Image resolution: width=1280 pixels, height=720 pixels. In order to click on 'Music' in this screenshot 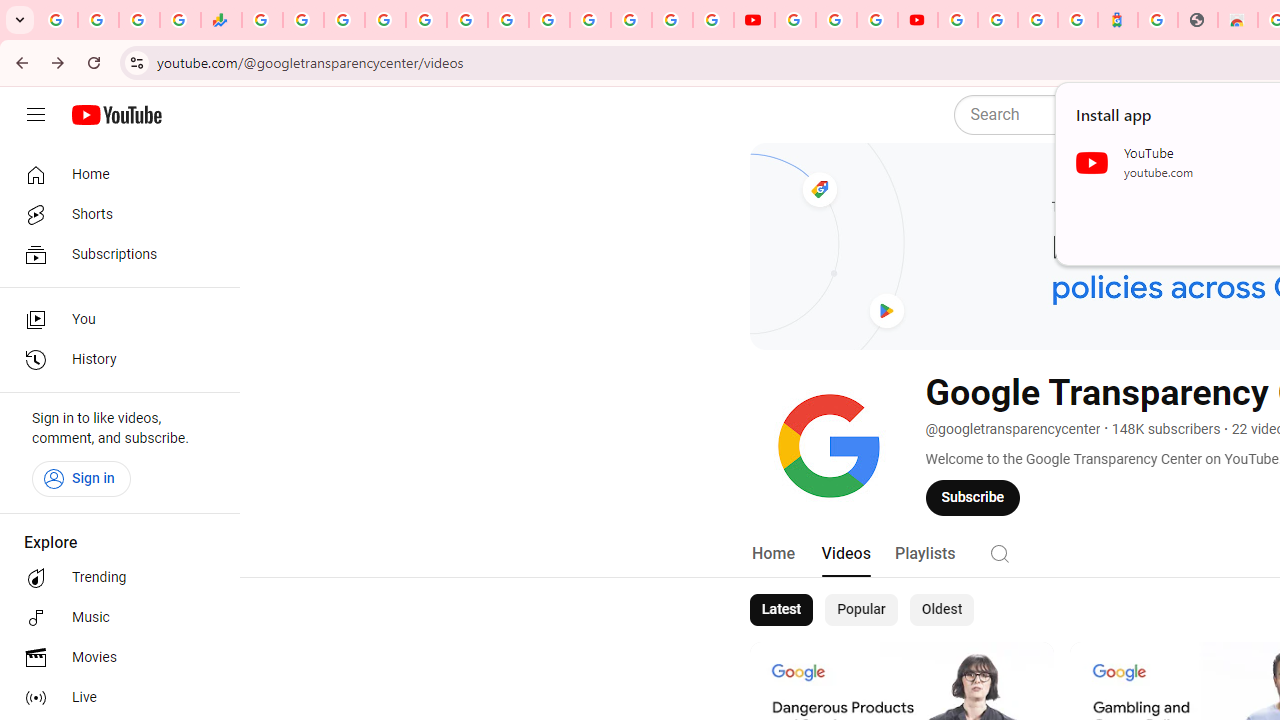, I will do `click(112, 617)`.